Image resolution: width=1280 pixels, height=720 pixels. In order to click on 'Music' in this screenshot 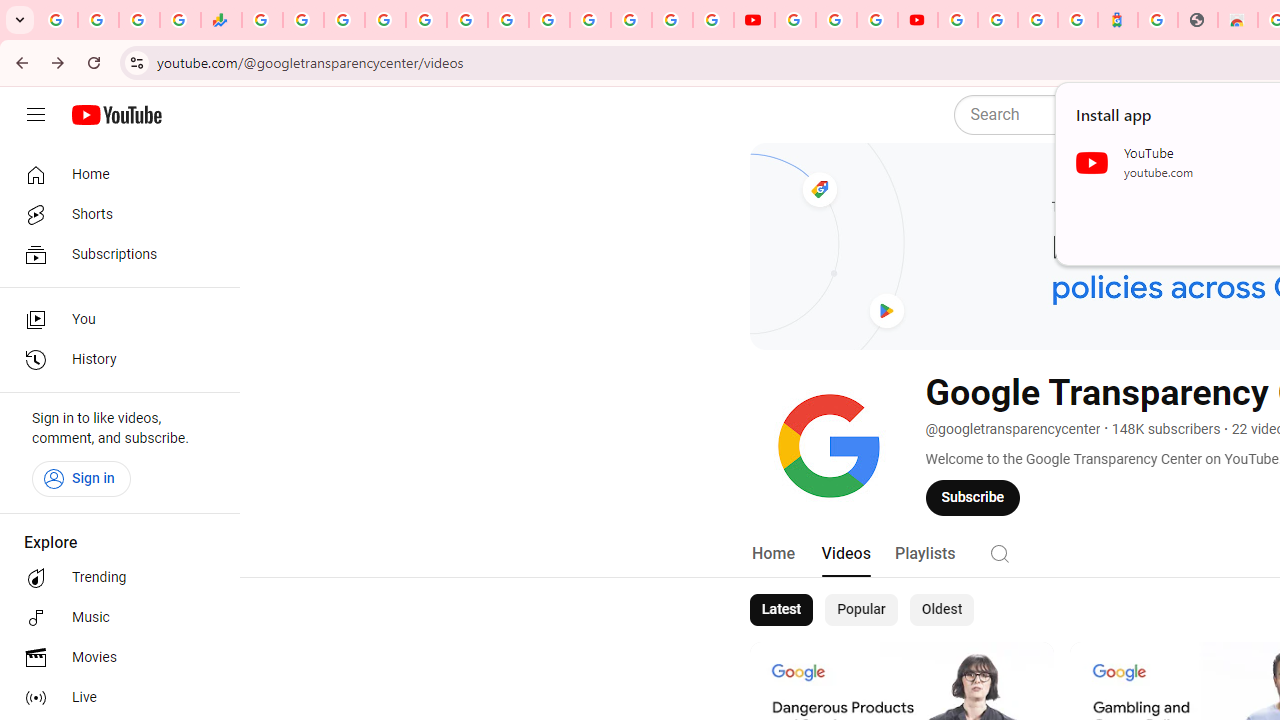, I will do `click(112, 617)`.